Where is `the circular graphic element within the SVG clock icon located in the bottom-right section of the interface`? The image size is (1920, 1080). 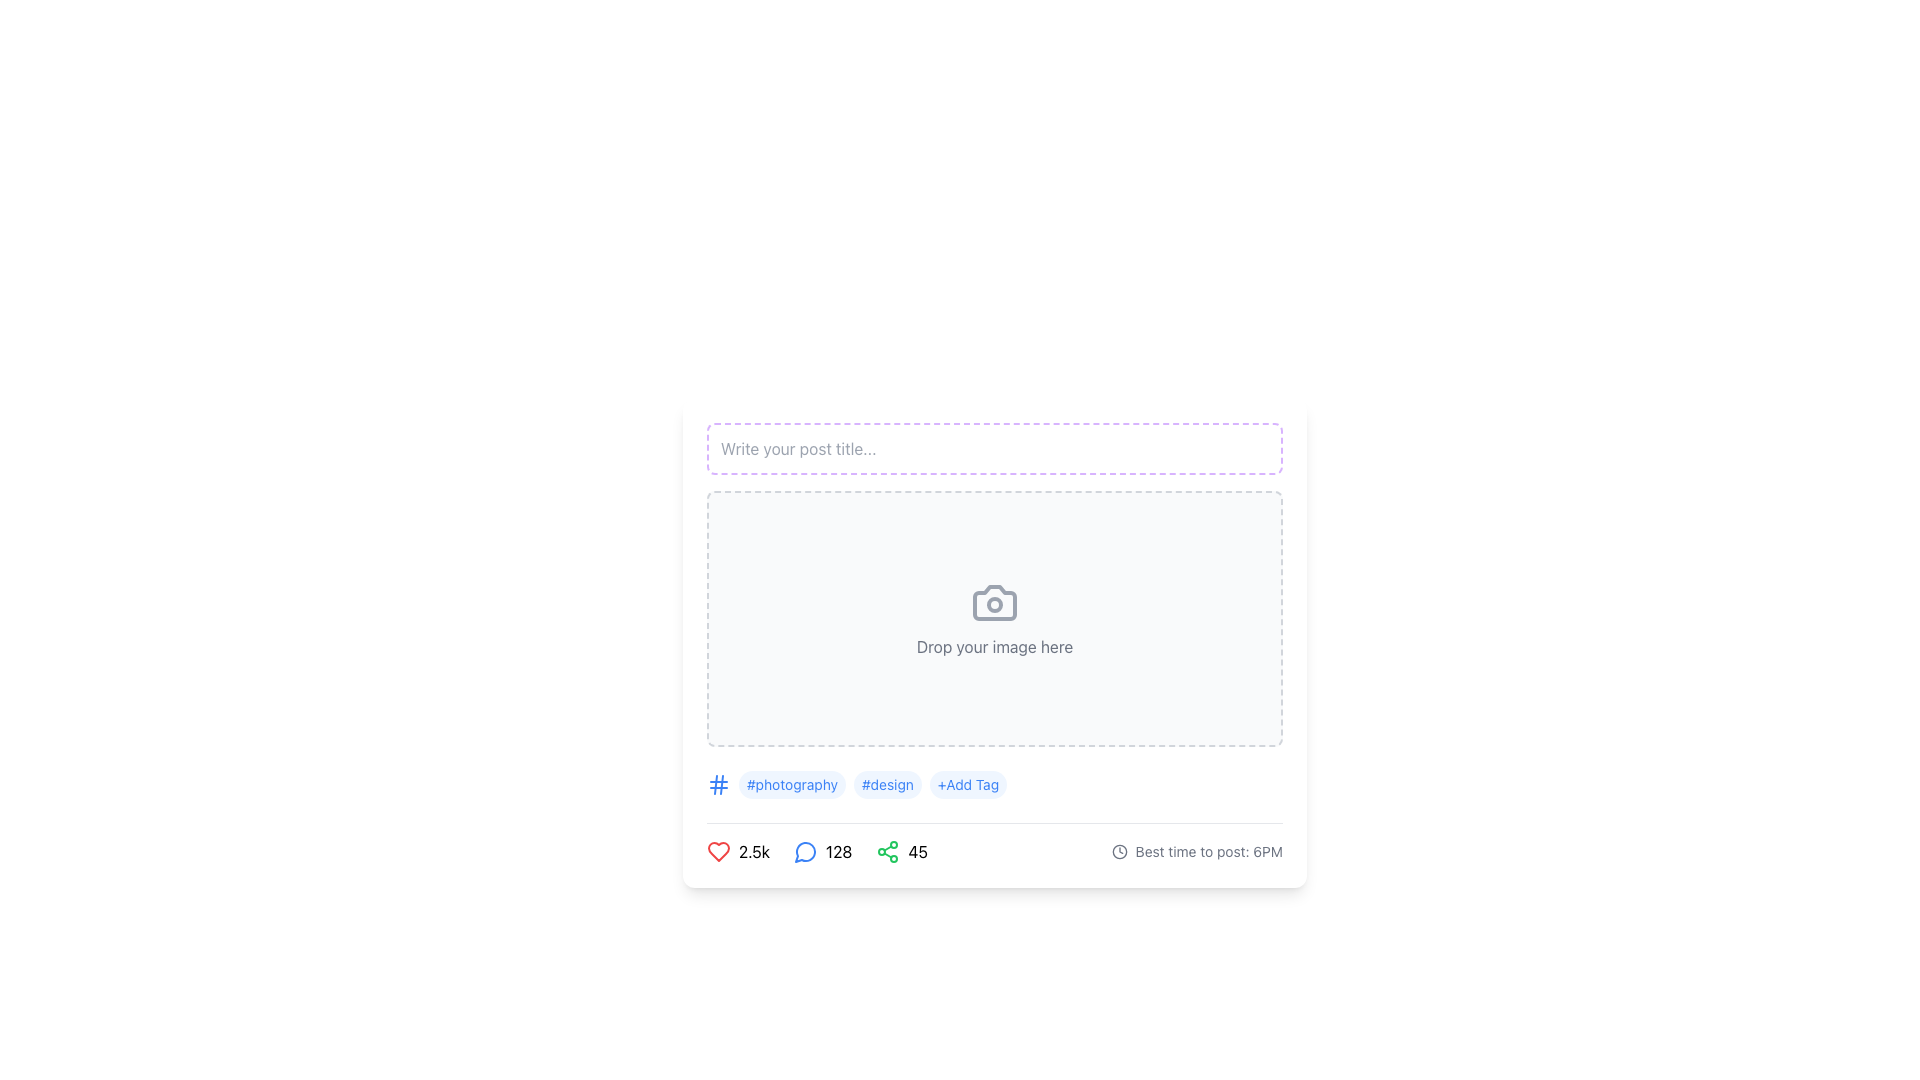 the circular graphic element within the SVG clock icon located in the bottom-right section of the interface is located at coordinates (1118, 852).